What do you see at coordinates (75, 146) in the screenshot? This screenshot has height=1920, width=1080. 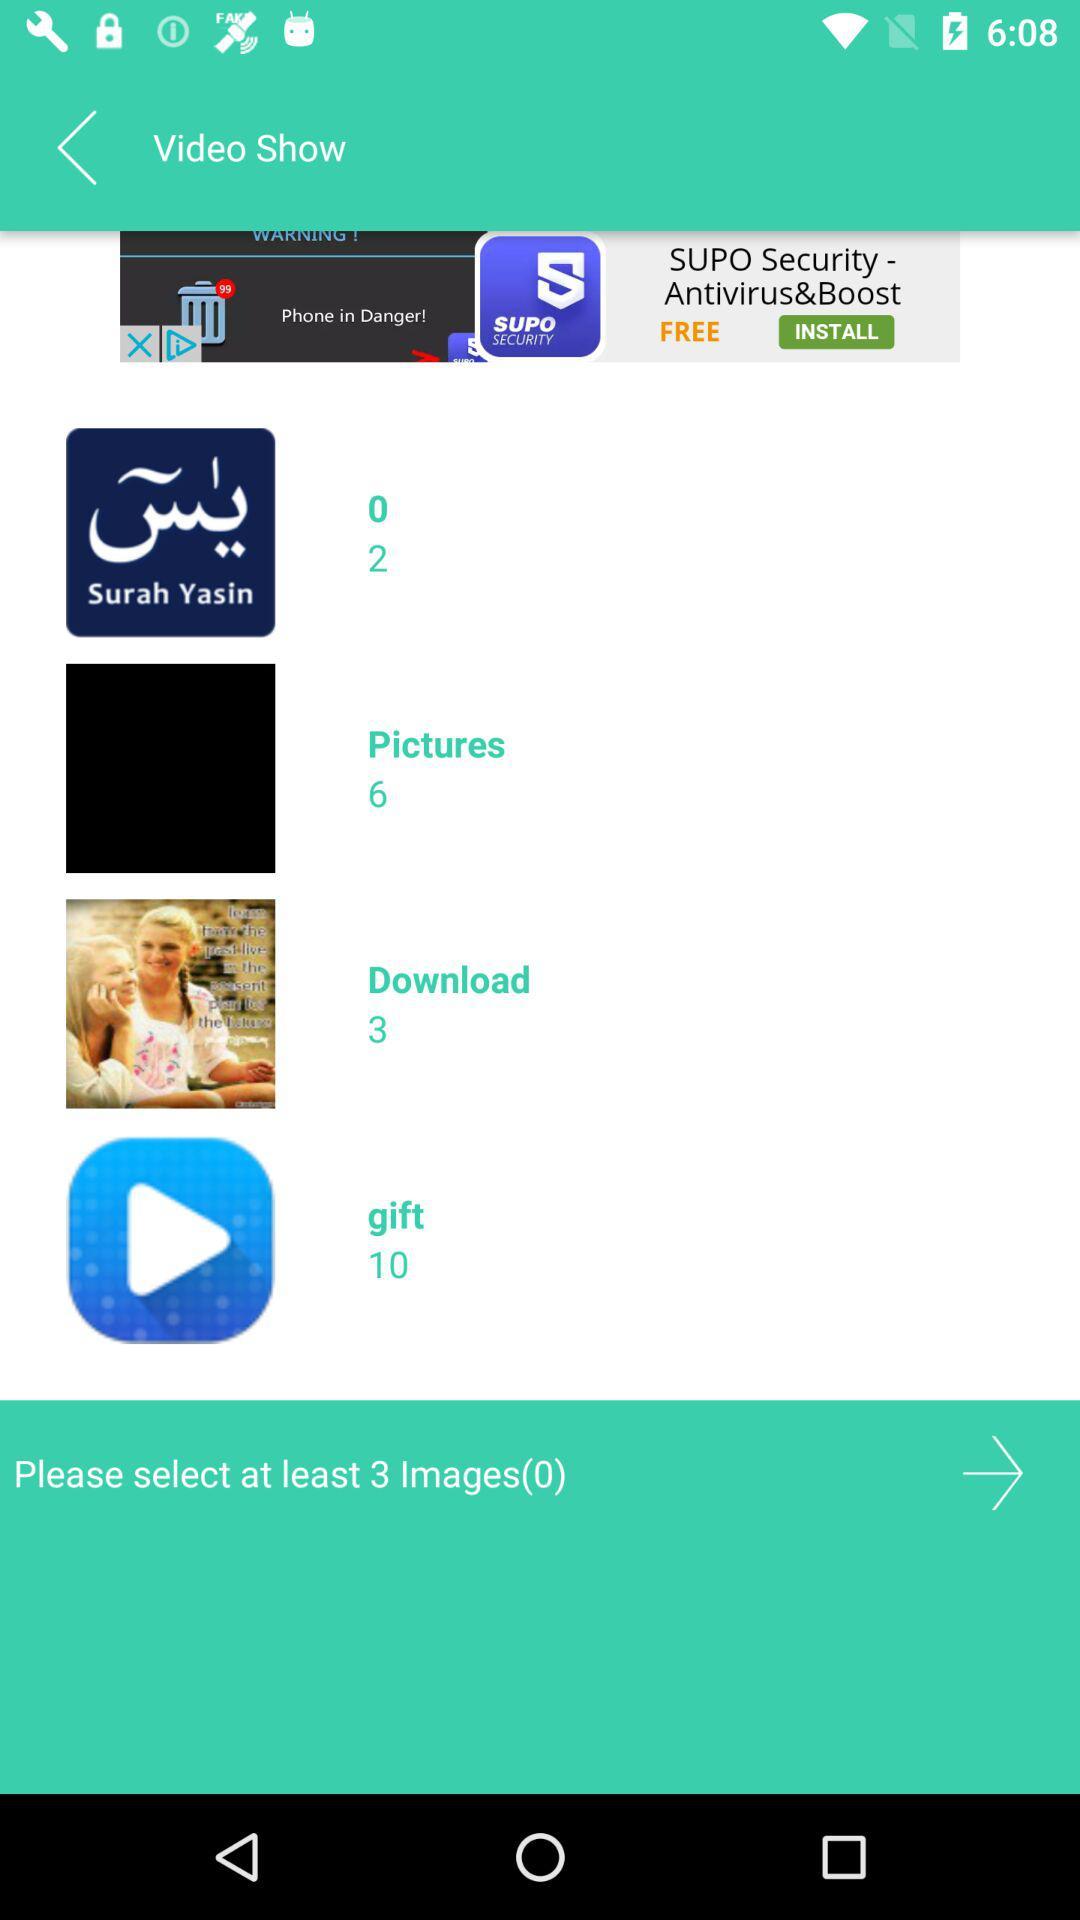 I see `back patturn` at bounding box center [75, 146].